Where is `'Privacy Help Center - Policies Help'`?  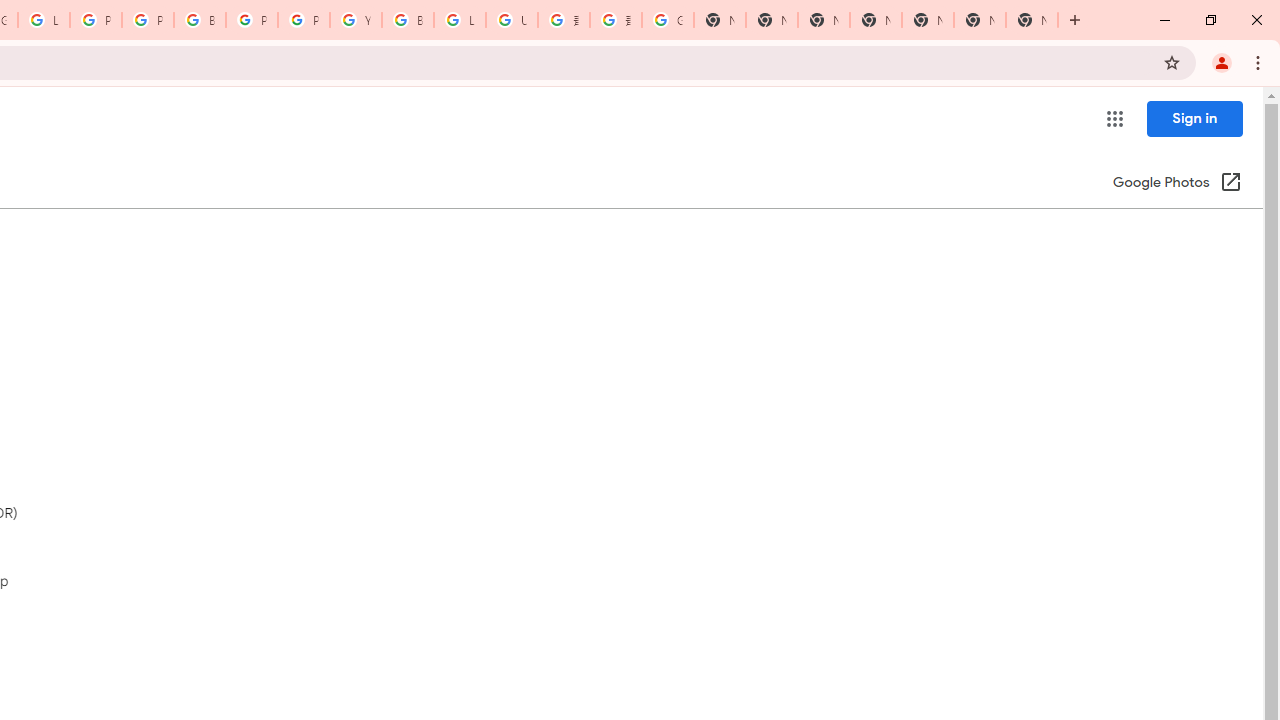
'Privacy Help Center - Policies Help' is located at coordinates (95, 20).